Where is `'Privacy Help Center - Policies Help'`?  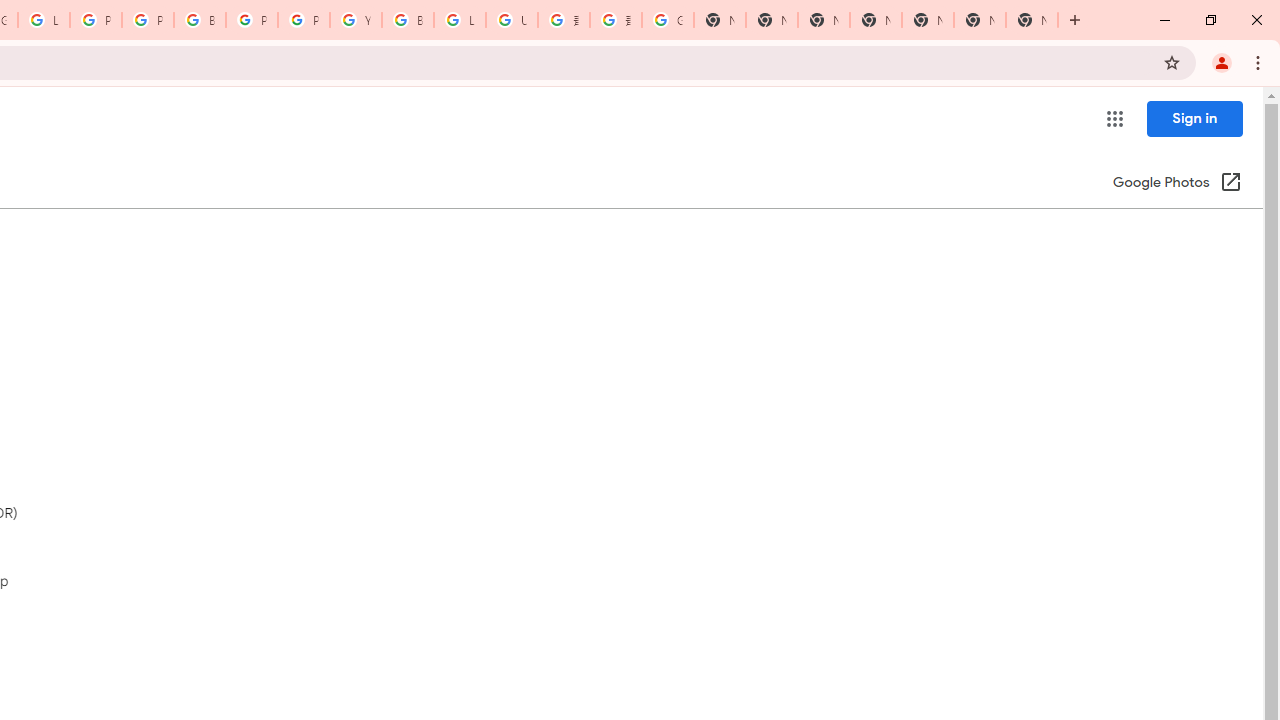
'Privacy Help Center - Policies Help' is located at coordinates (95, 20).